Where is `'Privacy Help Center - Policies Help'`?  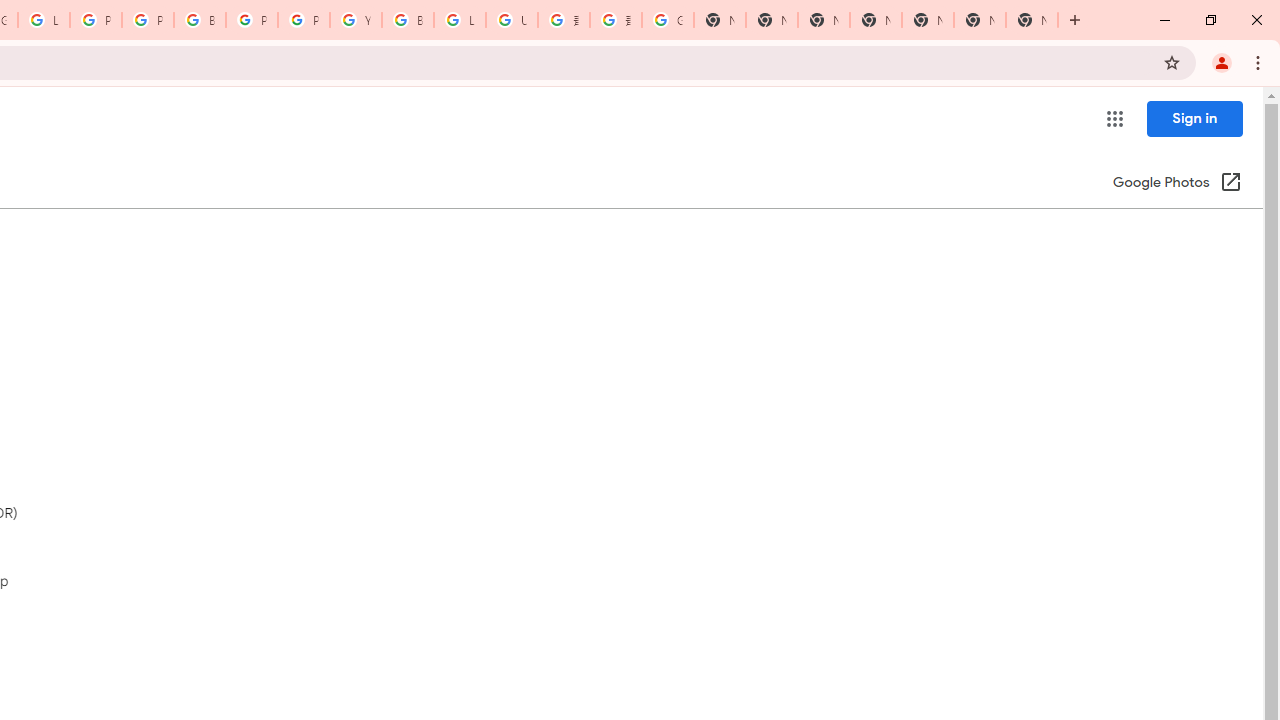
'Privacy Help Center - Policies Help' is located at coordinates (95, 20).